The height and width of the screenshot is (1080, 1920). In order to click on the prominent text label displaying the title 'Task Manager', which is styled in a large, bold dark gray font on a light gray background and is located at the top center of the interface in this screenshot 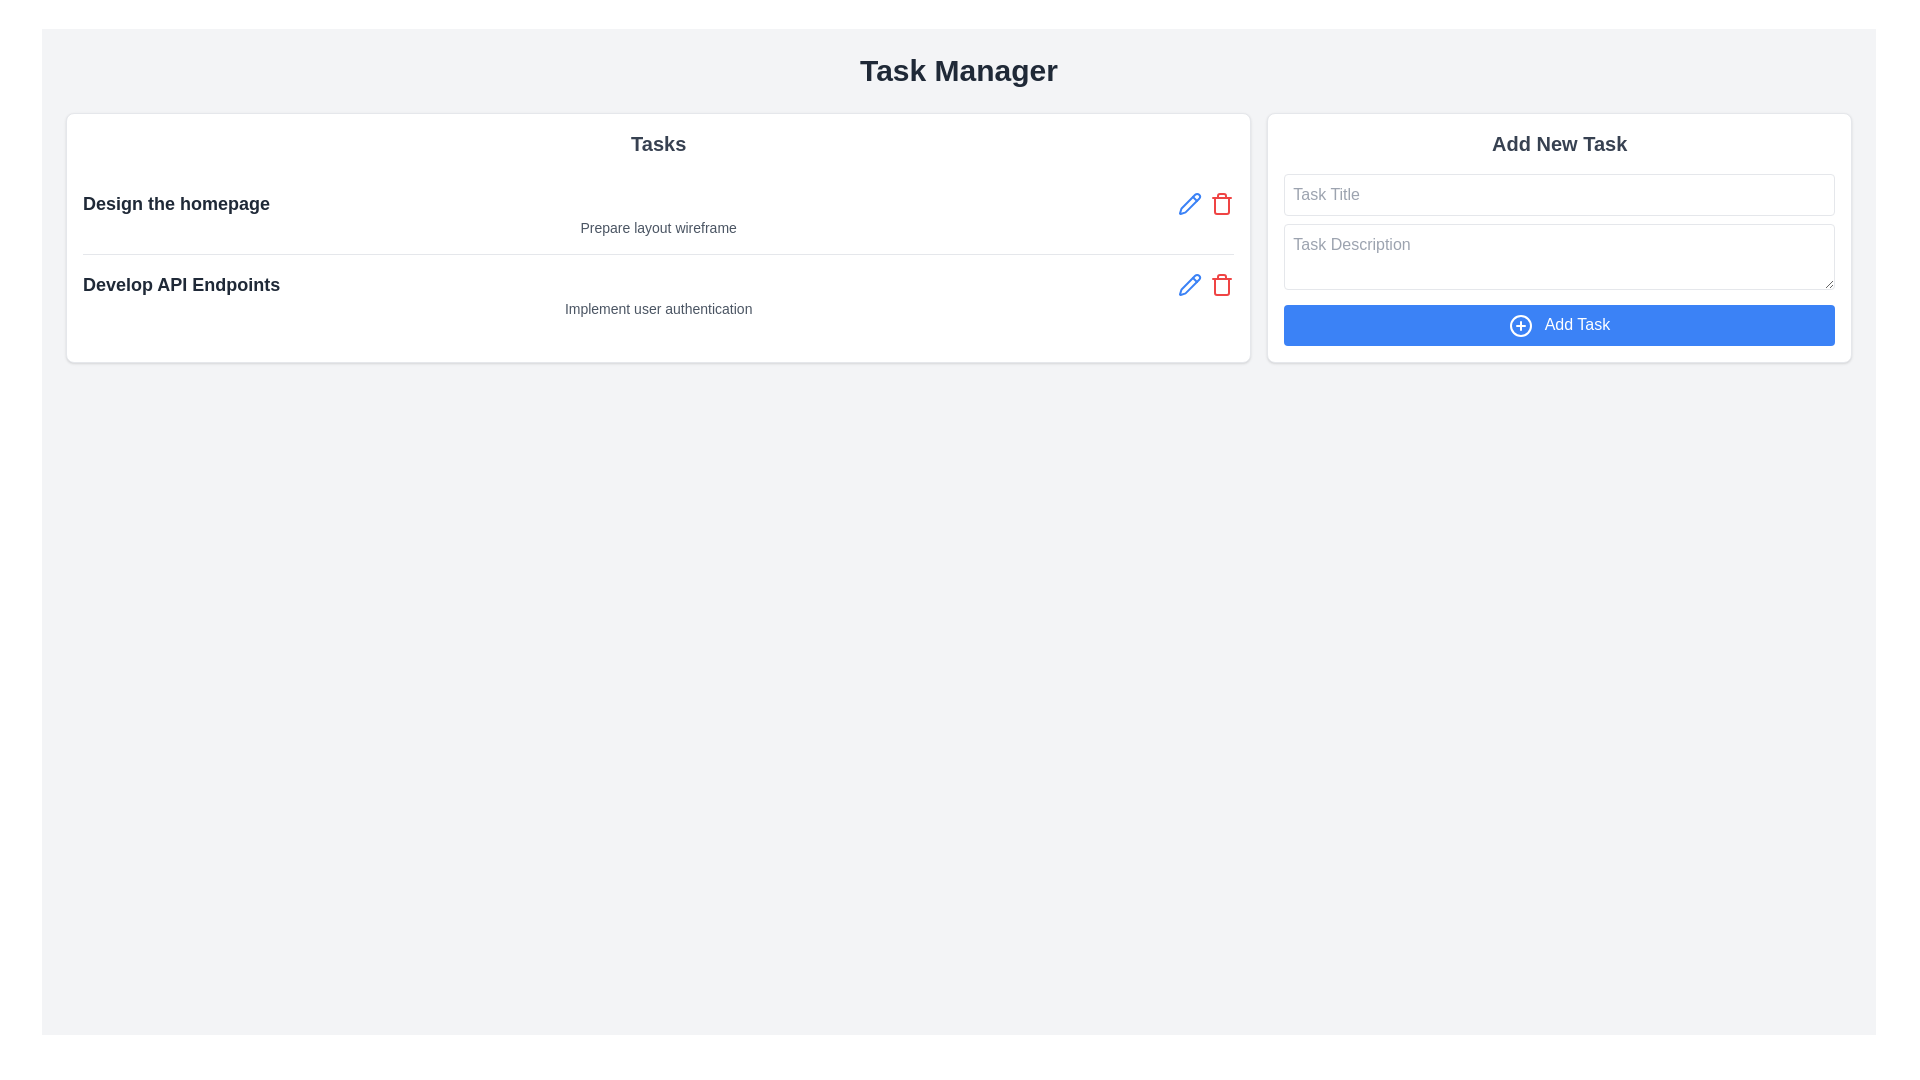, I will do `click(958, 69)`.